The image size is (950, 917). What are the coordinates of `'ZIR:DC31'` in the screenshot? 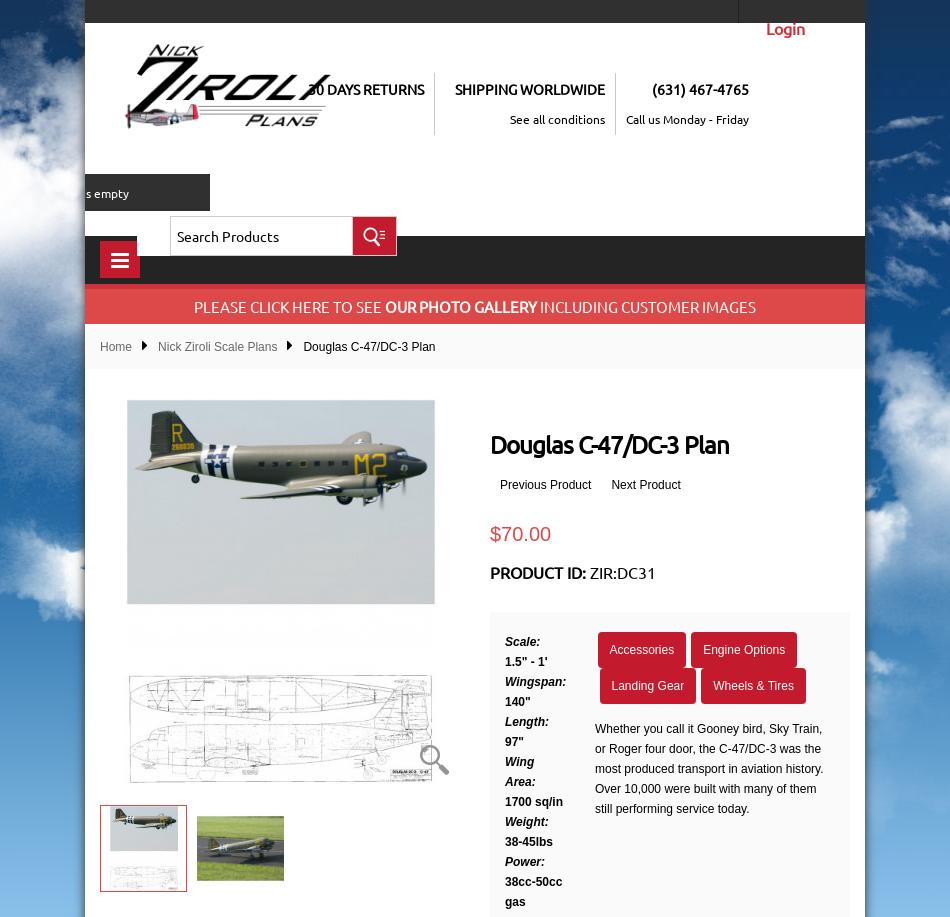 It's located at (621, 572).